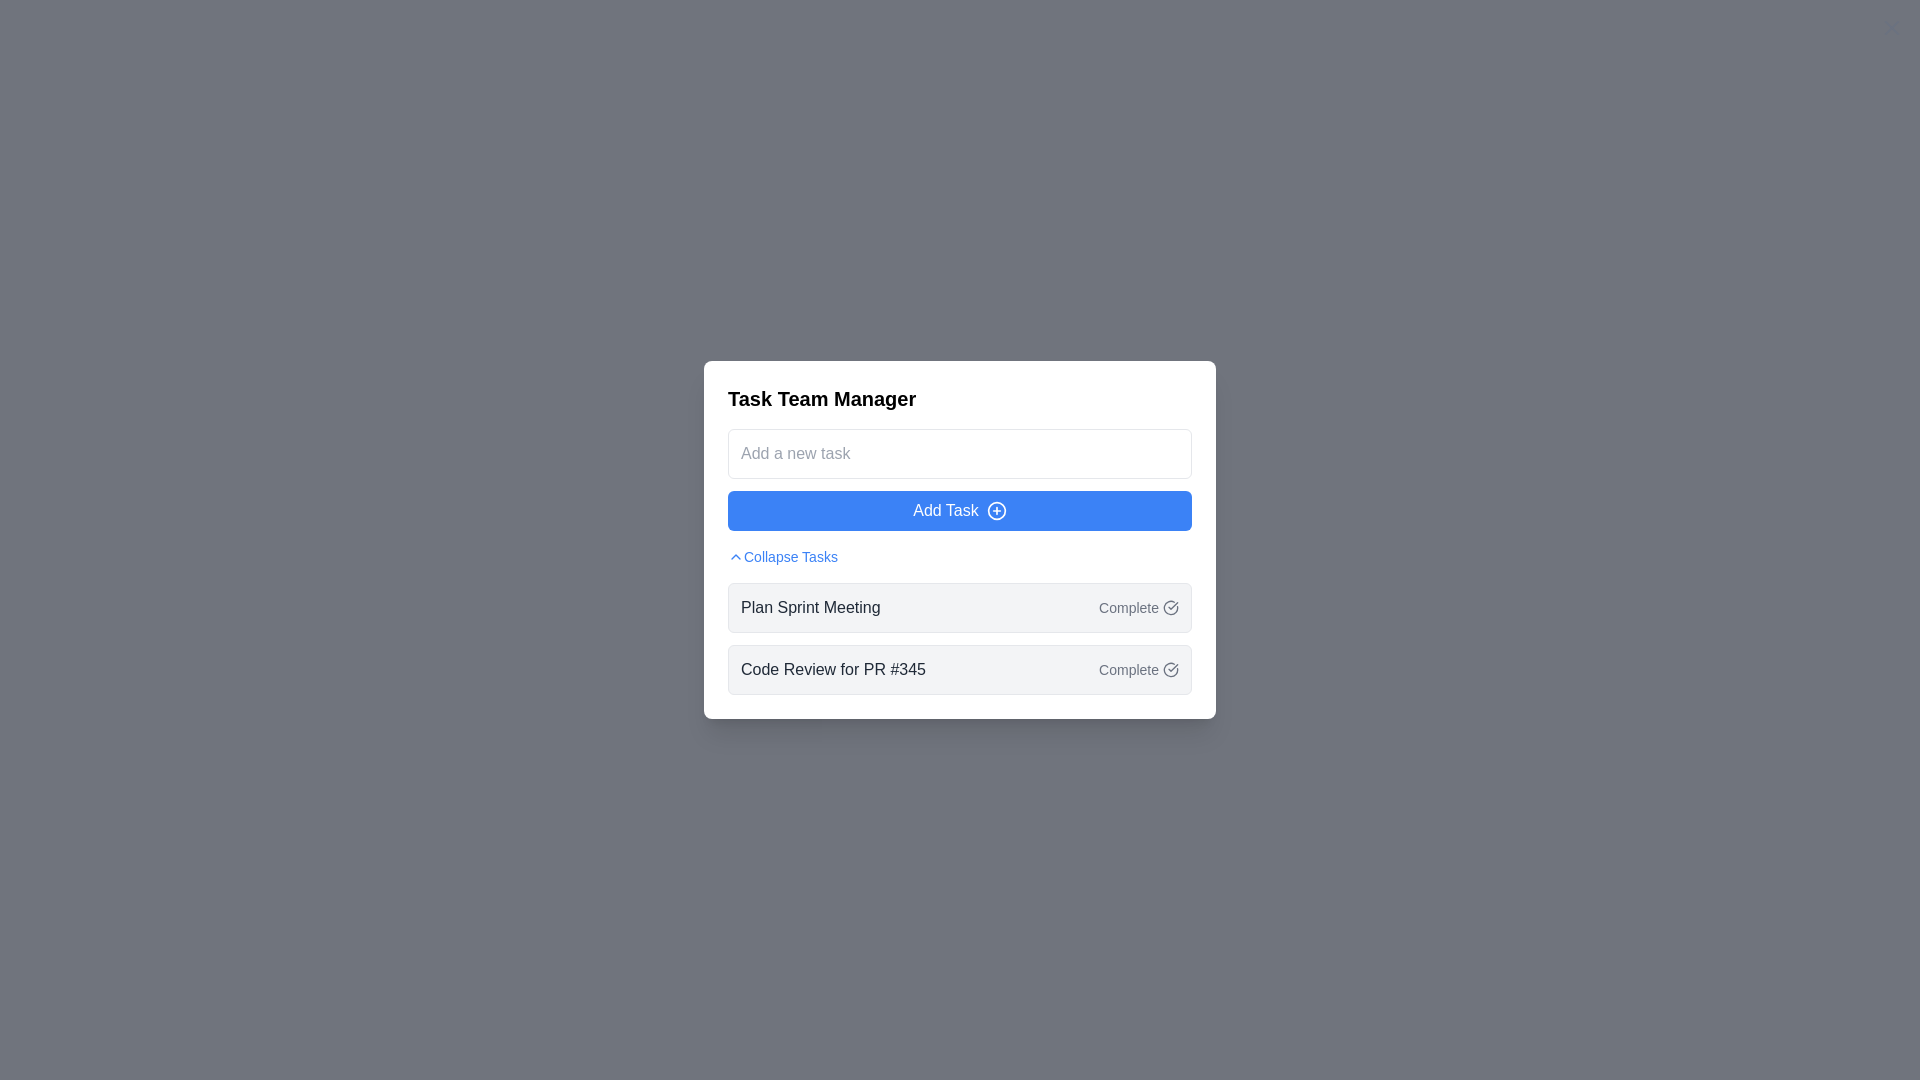 The image size is (1920, 1080). Describe the element at coordinates (1138, 670) in the screenshot. I see `the 'Complete' button with a checkmark icon on the right side of the task labeled 'Code Review for PR #345'` at that location.